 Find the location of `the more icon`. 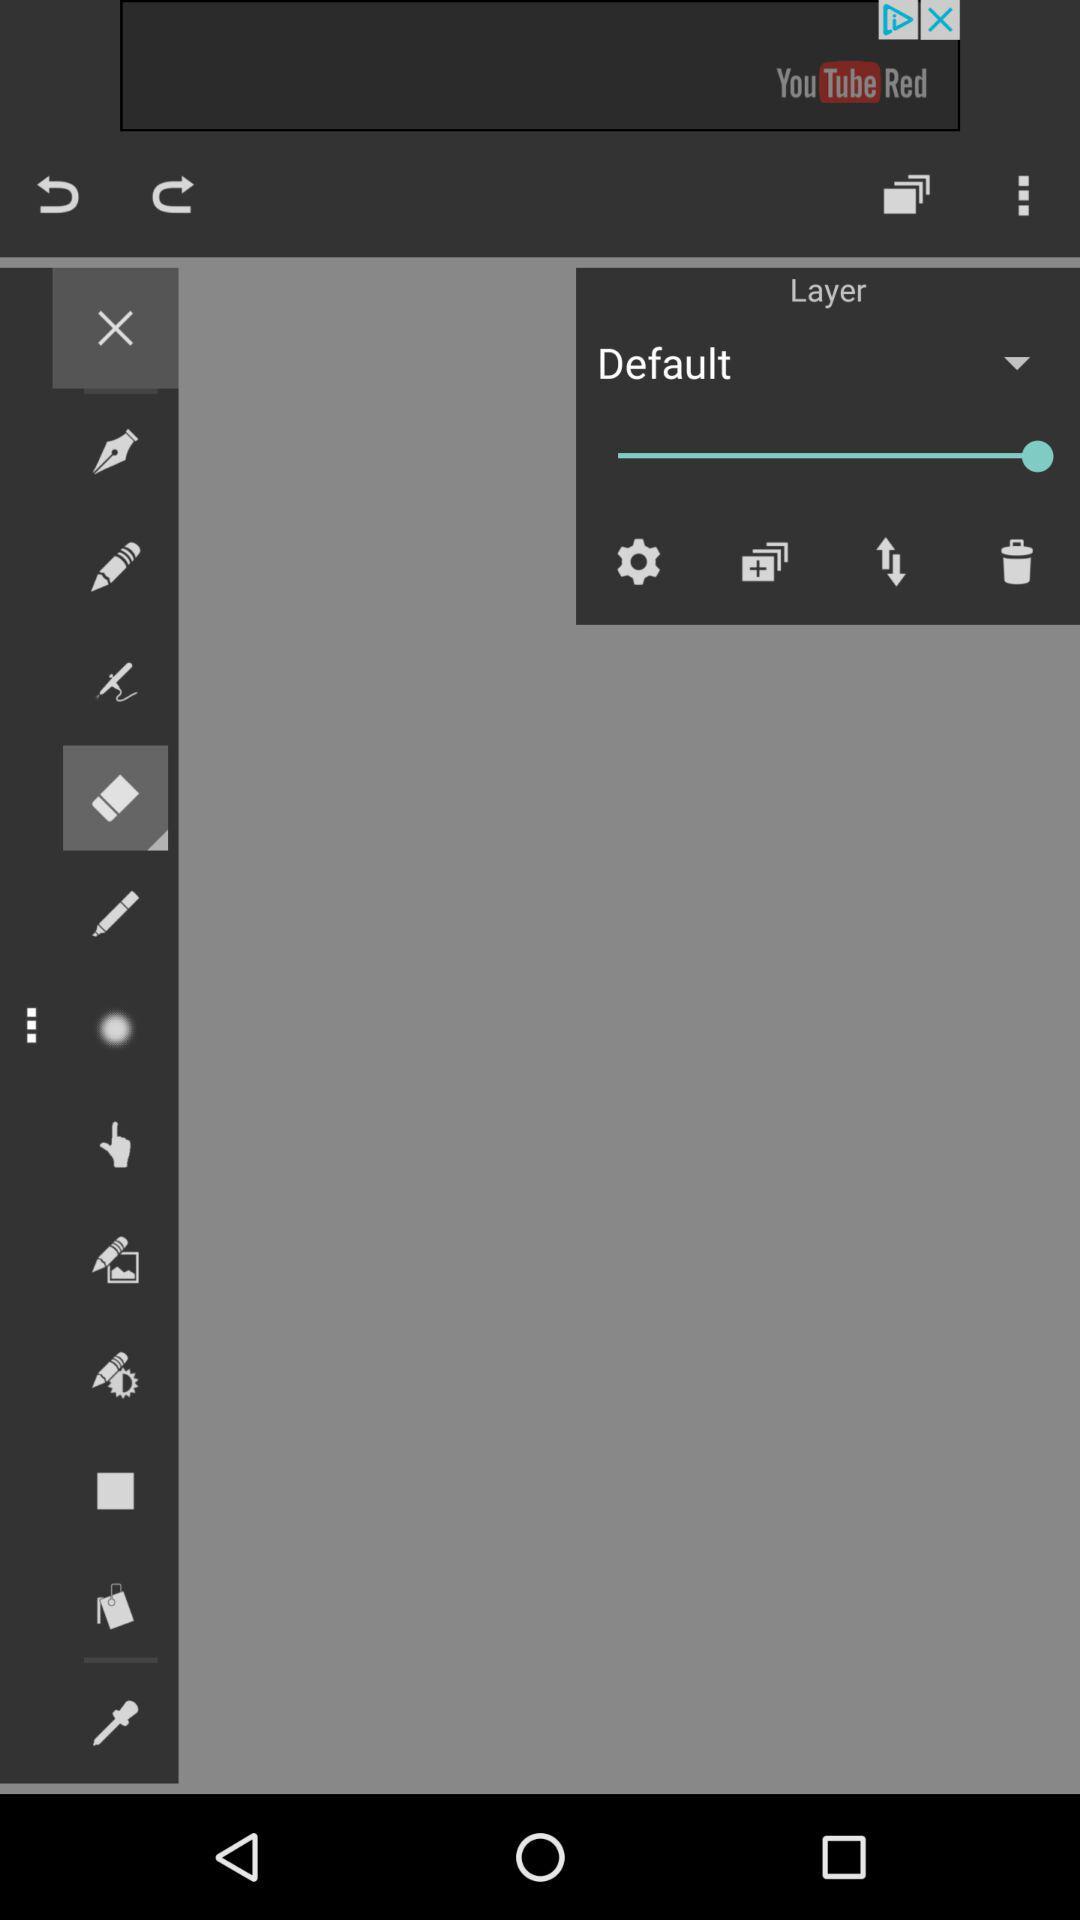

the more icon is located at coordinates (1022, 194).